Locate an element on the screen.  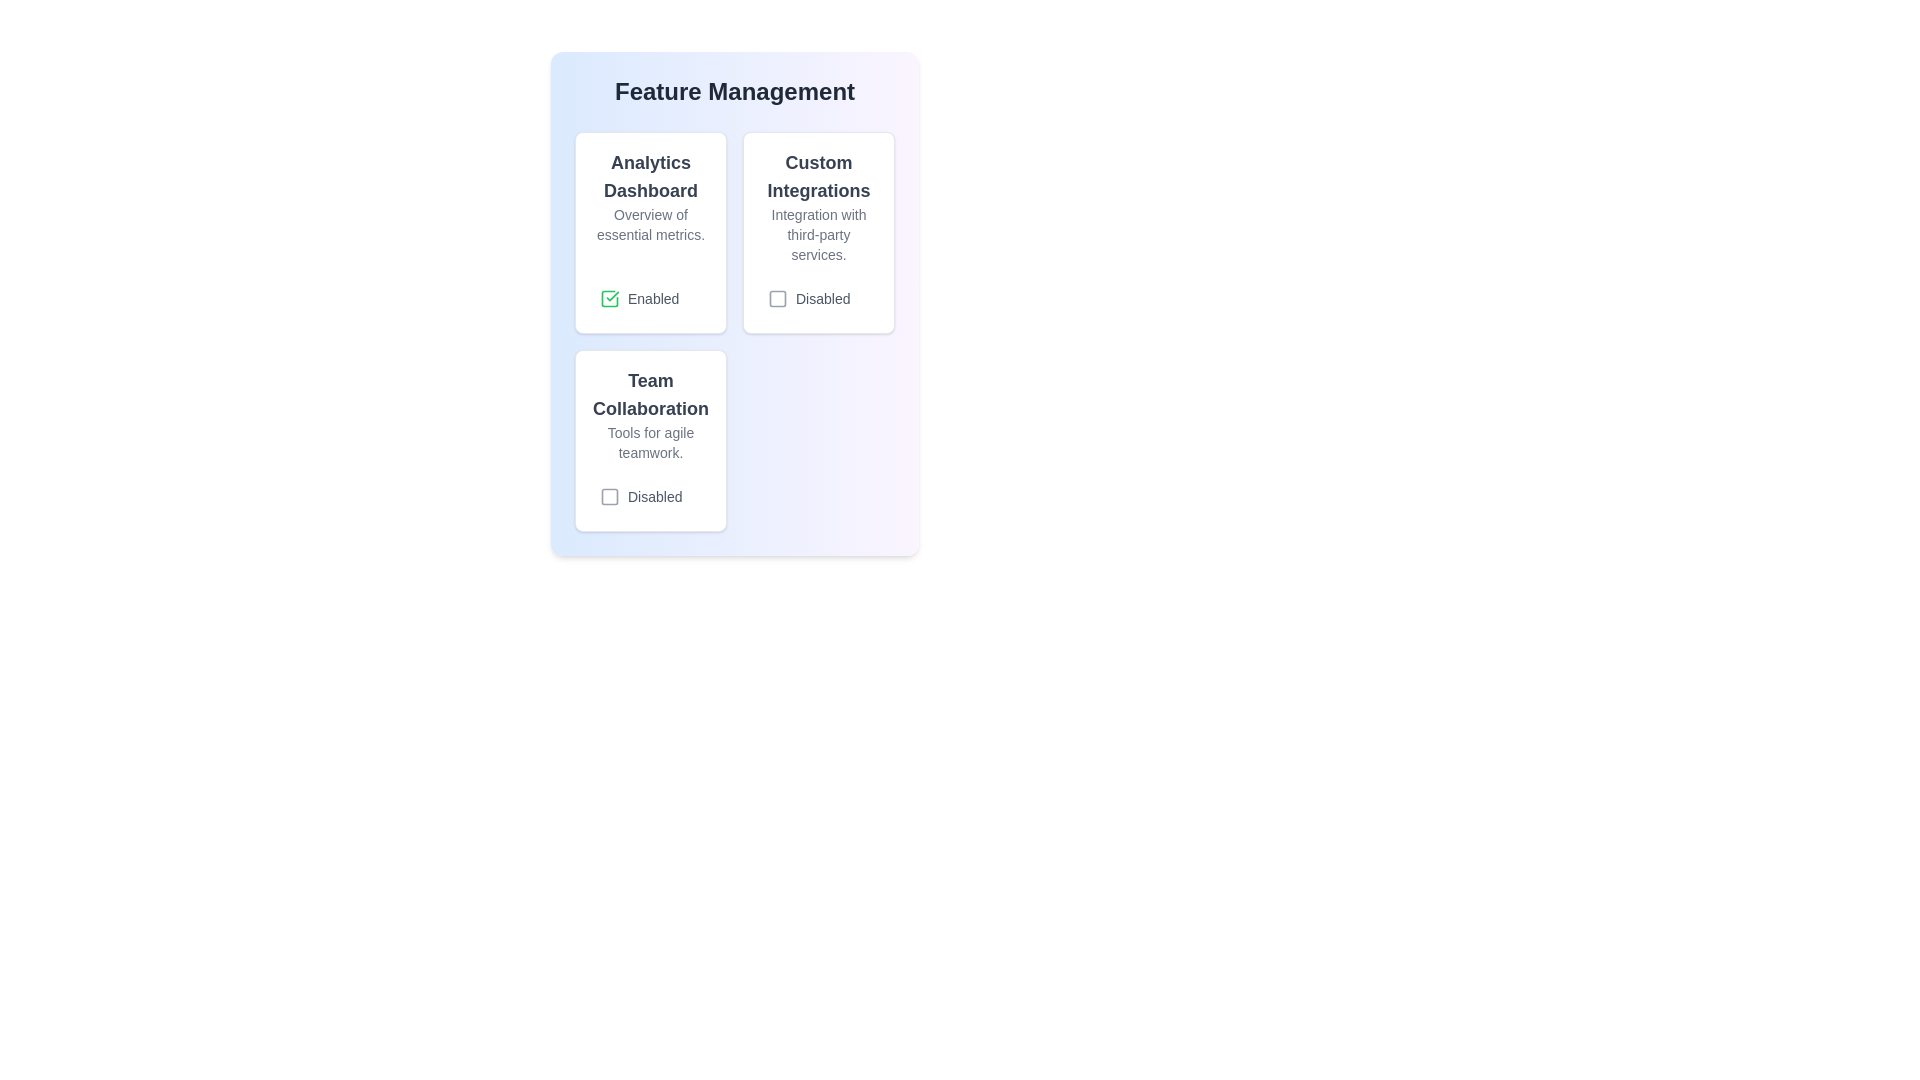
the square of the Checkbox located at the bottom-center of the 'Custom Integrations' card is located at coordinates (809, 299).